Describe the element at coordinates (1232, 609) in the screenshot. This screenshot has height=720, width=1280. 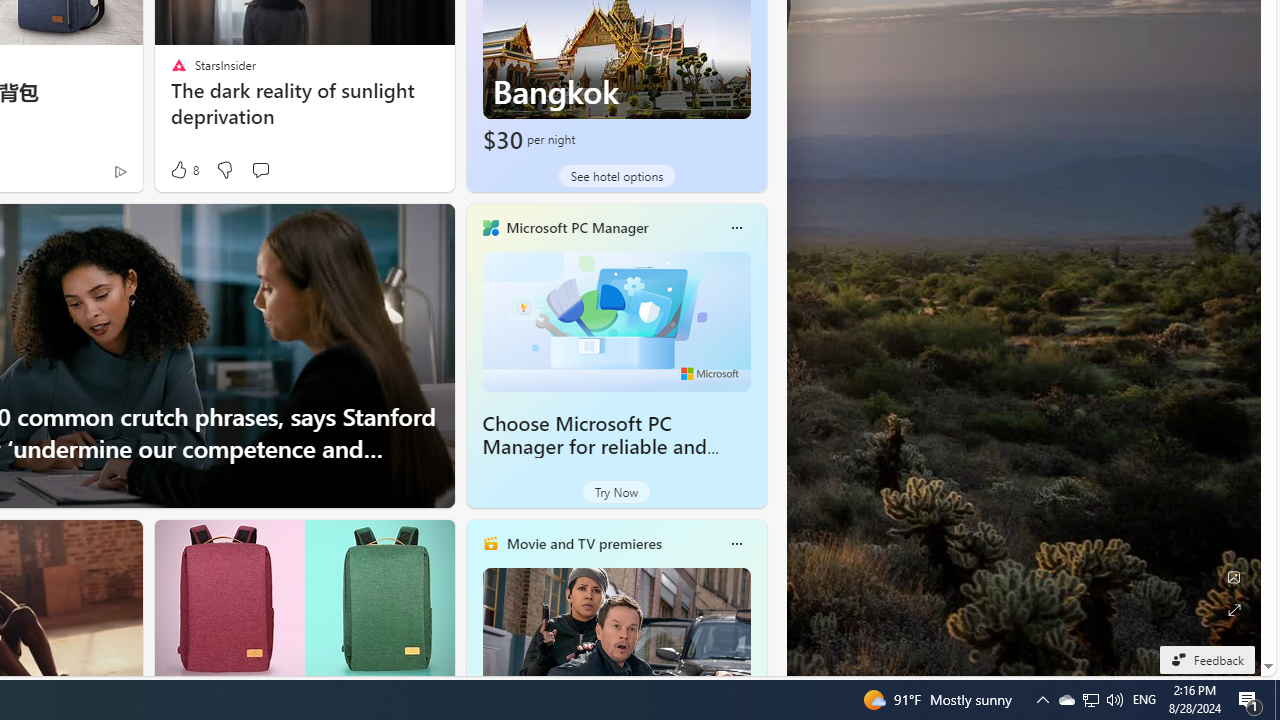
I see `'Expand background'` at that location.